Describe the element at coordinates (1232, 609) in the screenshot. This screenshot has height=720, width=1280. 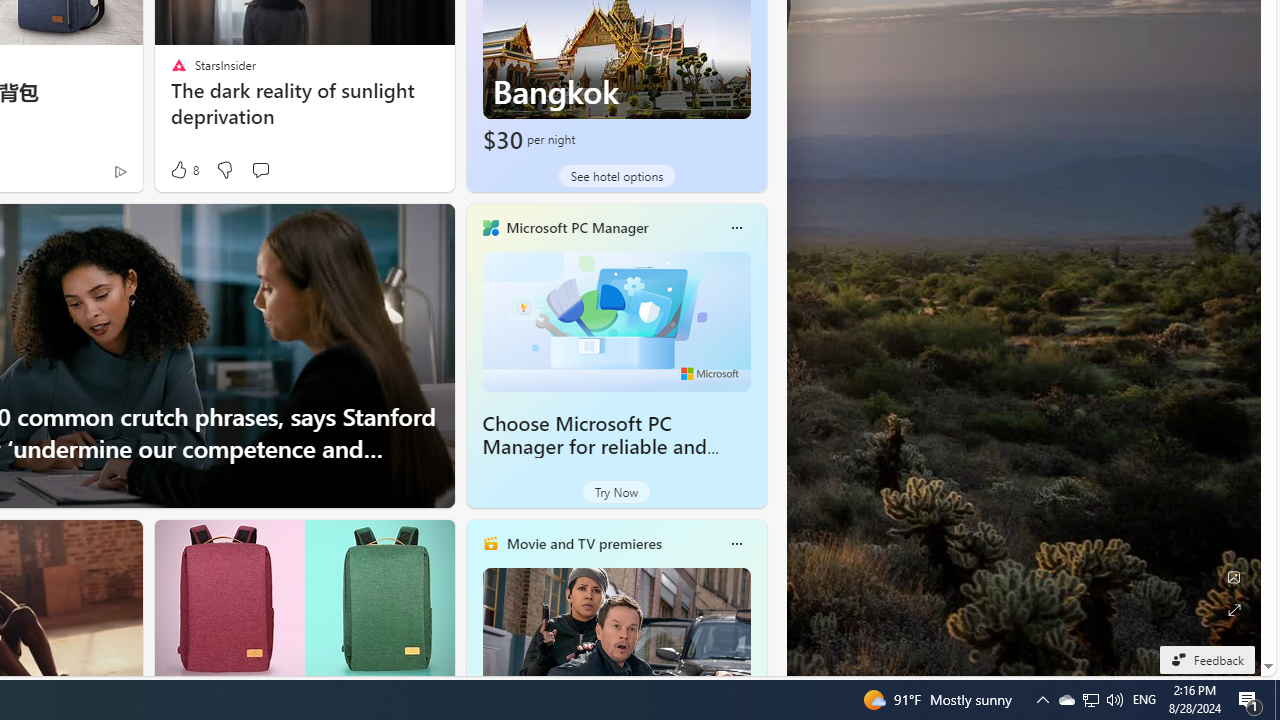
I see `'Expand background'` at that location.